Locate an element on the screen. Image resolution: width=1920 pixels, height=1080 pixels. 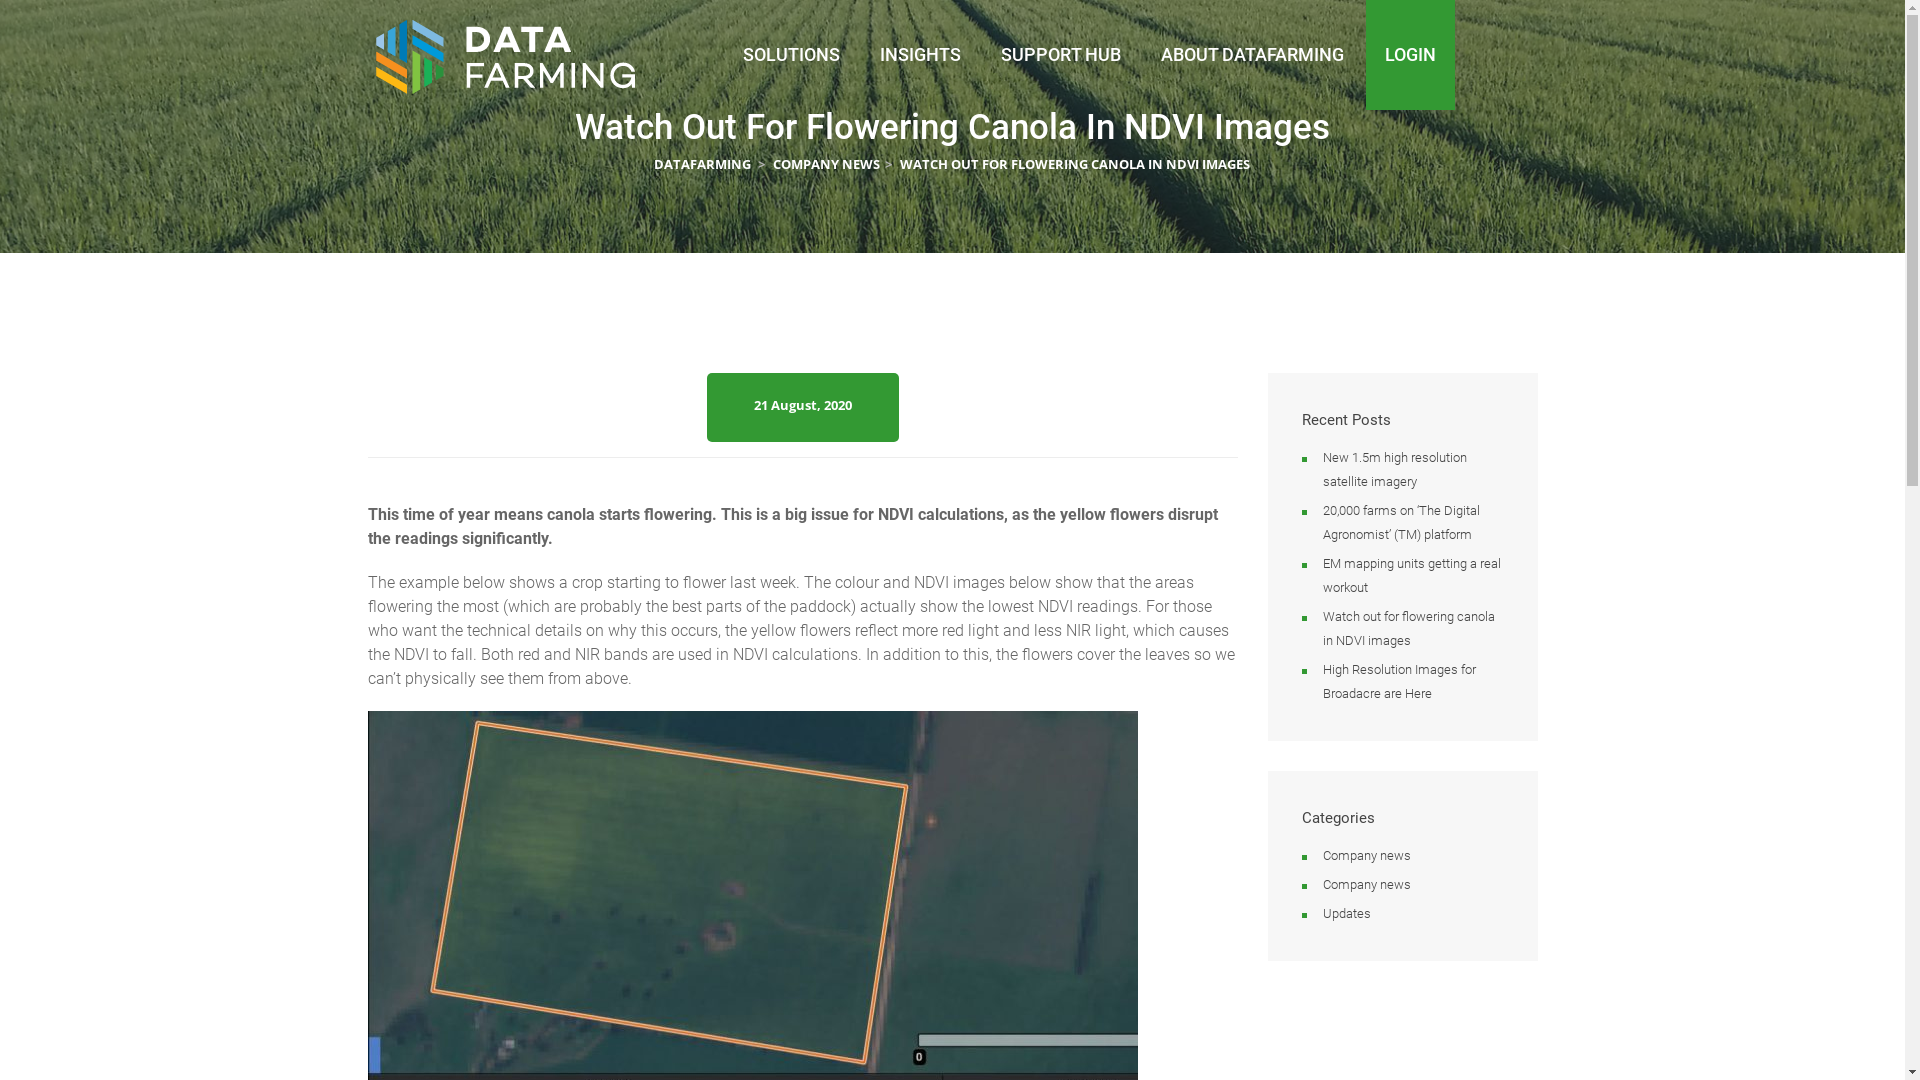
'COMPANY NEWS' is located at coordinates (826, 163).